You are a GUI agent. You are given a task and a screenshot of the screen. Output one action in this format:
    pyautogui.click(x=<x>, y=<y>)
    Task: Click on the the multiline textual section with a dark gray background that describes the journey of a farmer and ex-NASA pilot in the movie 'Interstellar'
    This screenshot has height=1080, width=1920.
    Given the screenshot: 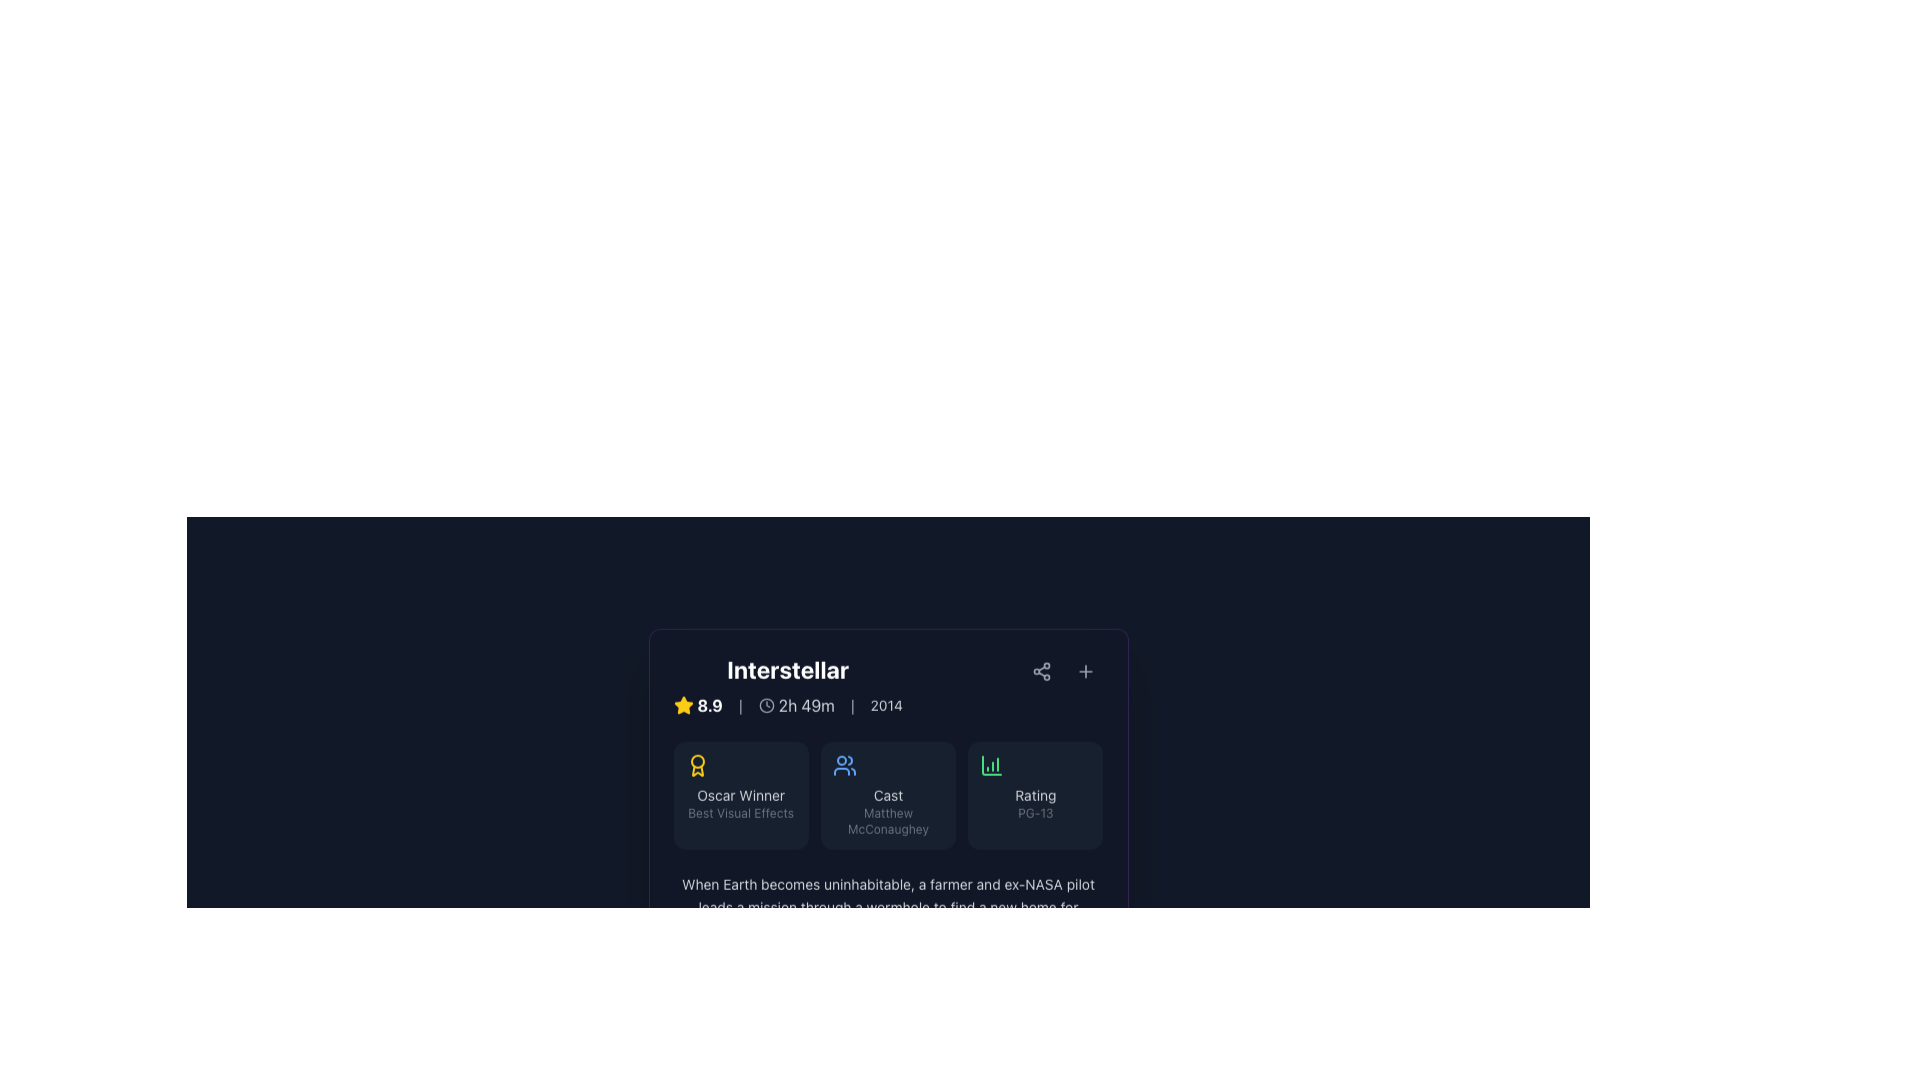 What is the action you would take?
    pyautogui.click(x=887, y=927)
    